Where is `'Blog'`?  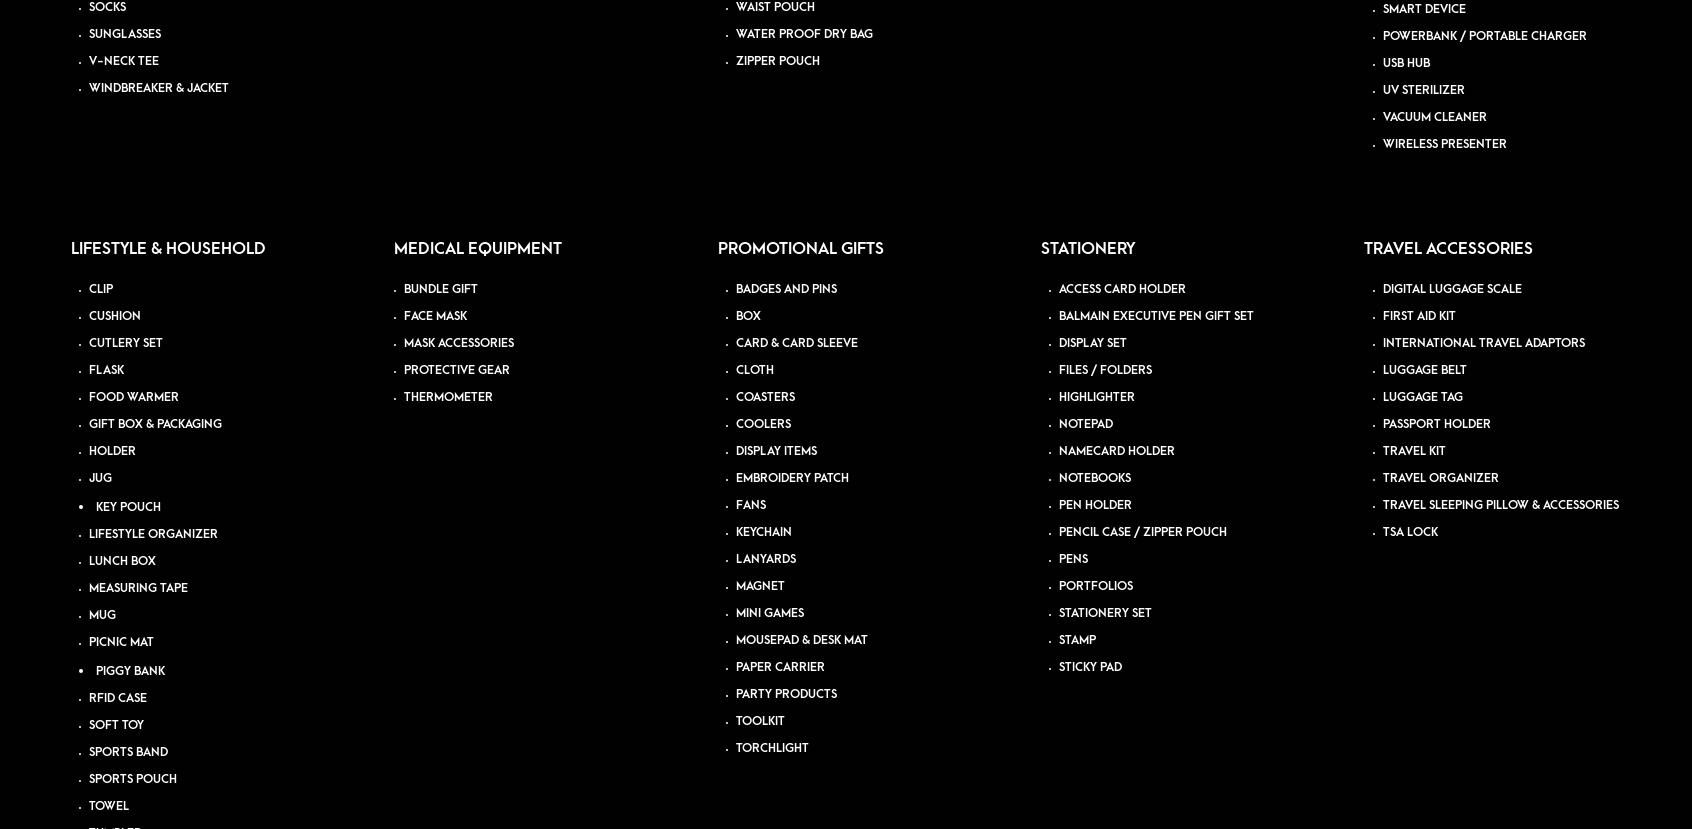 'Blog' is located at coordinates (1569, 366).